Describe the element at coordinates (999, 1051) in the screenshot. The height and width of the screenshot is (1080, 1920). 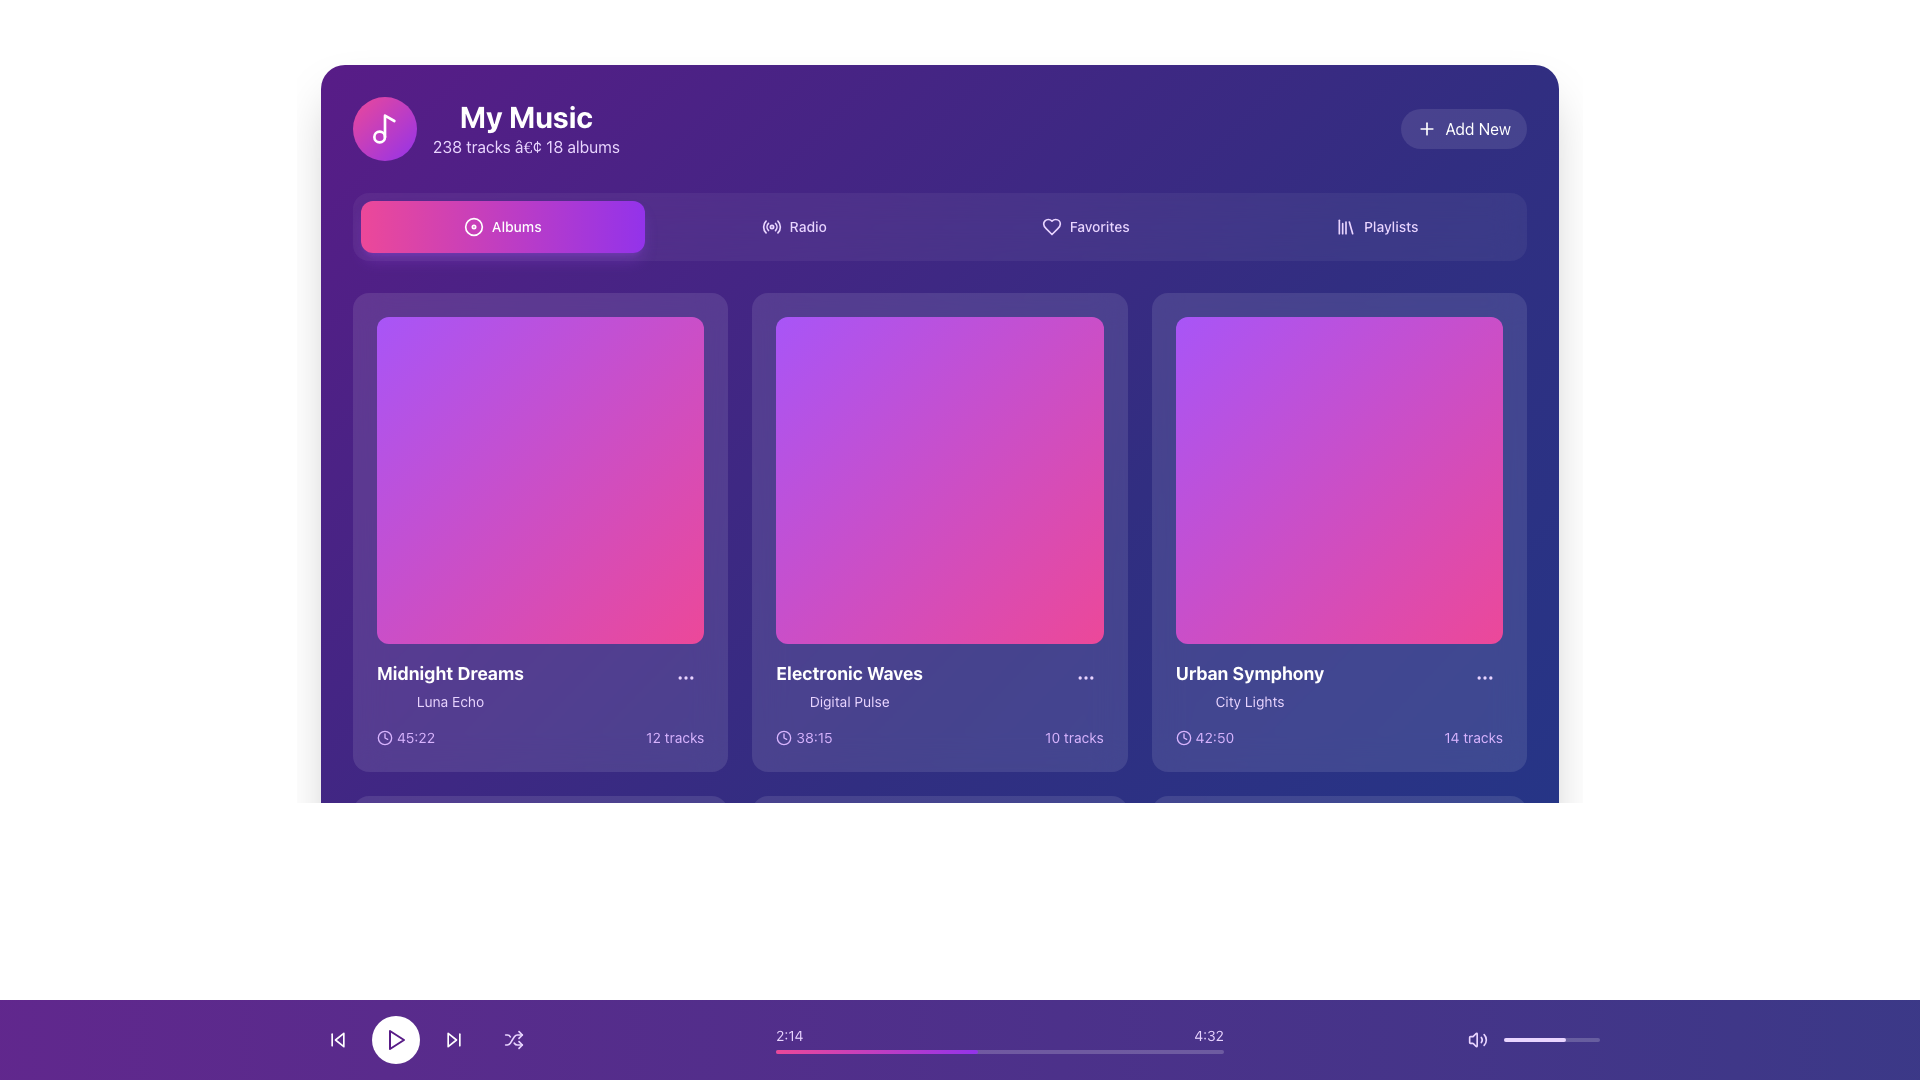
I see `the progress bar, which is a thin horizontal indicator with a gradient from pink to purple, located at the bottom center of the interface, to identify the playback completion percentage` at that location.